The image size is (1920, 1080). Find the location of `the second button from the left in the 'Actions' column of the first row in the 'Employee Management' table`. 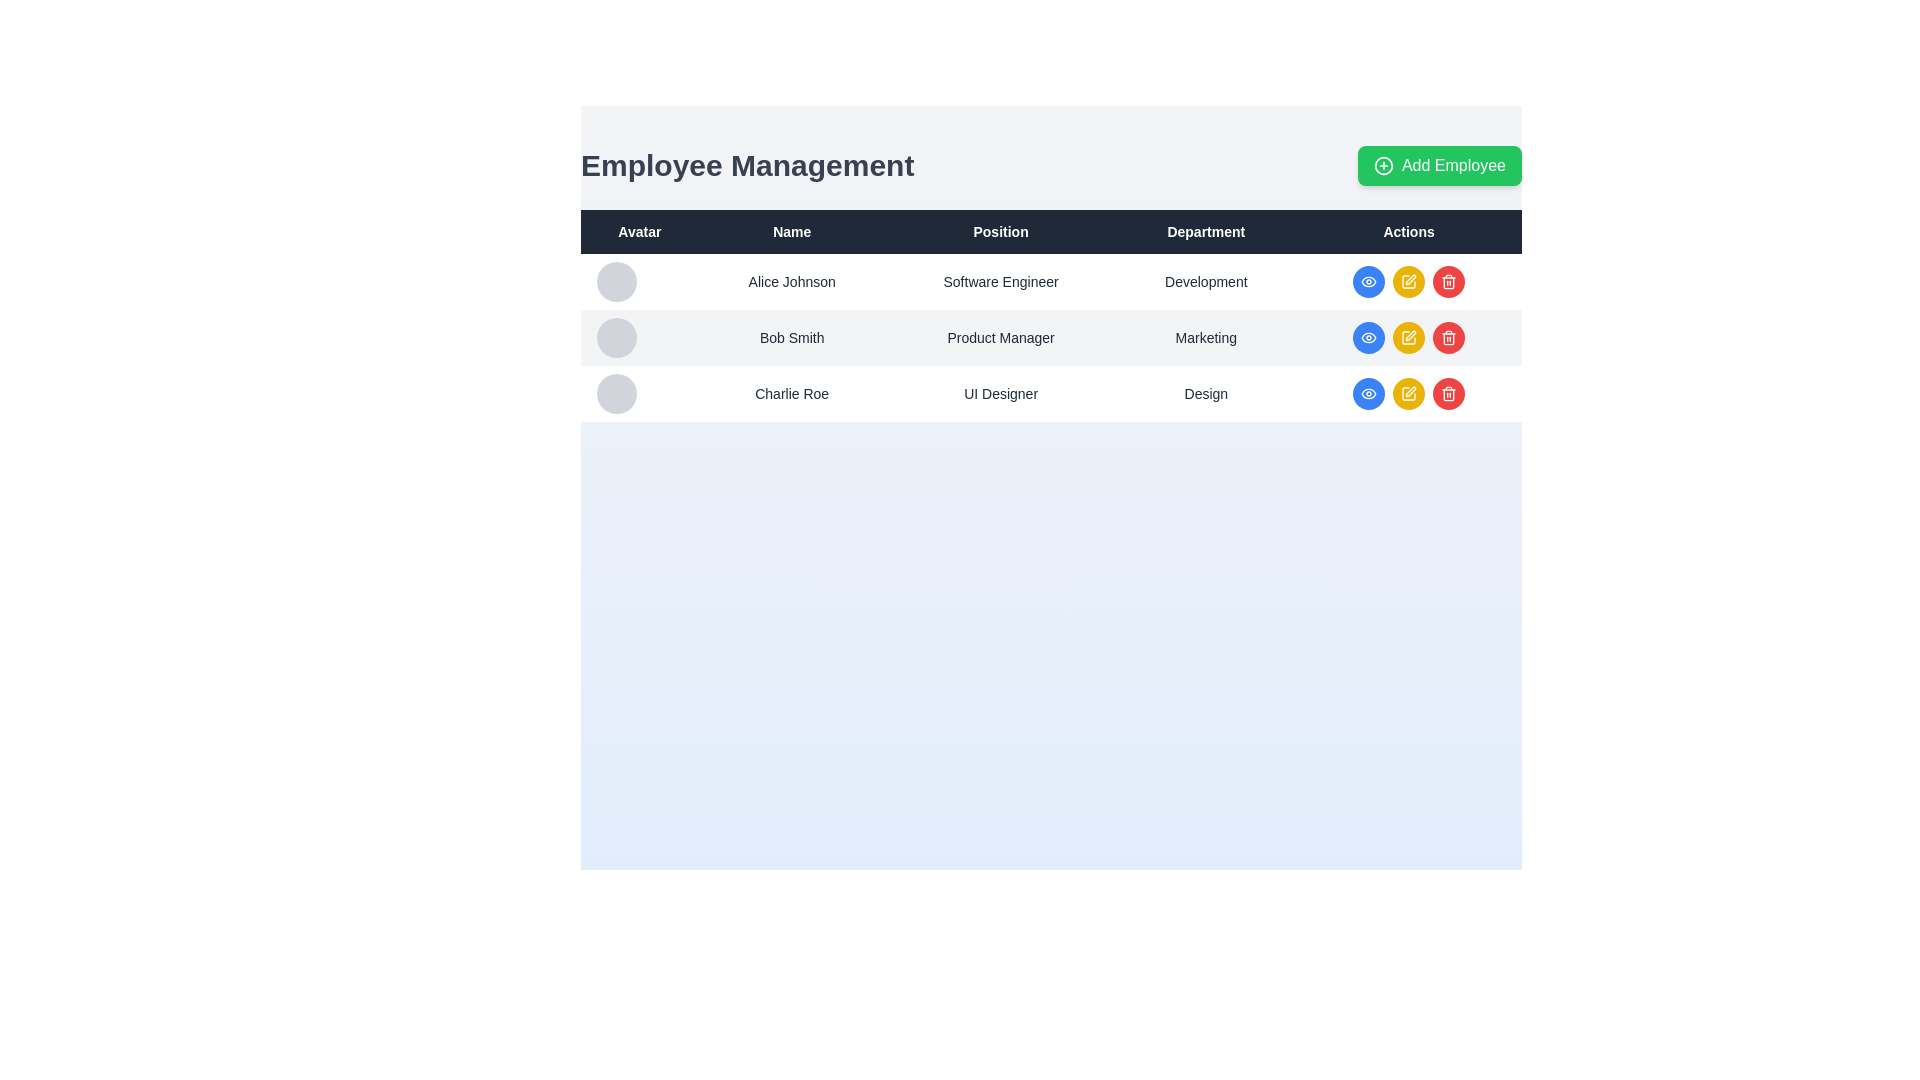

the second button from the left in the 'Actions' column of the first row in the 'Employee Management' table is located at coordinates (1408, 281).